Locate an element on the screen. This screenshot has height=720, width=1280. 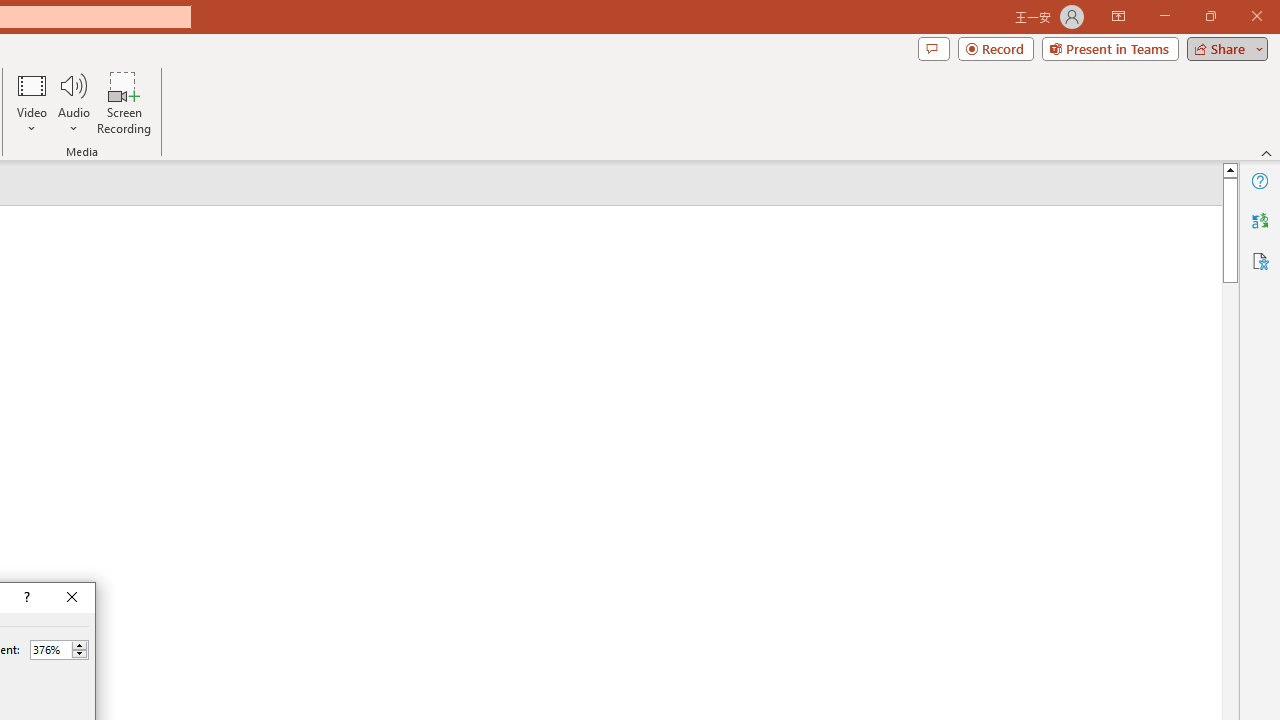
'Video' is located at coordinates (32, 103).